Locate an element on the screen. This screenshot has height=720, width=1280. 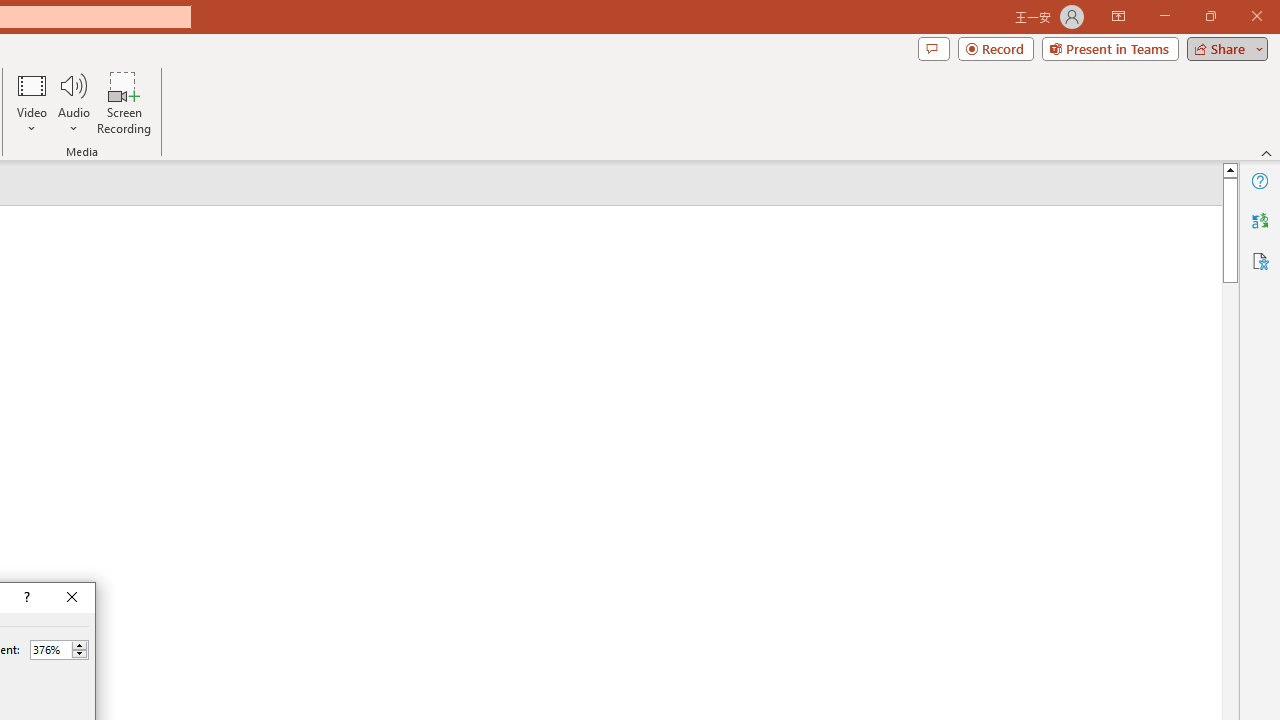
'Video' is located at coordinates (32, 103).